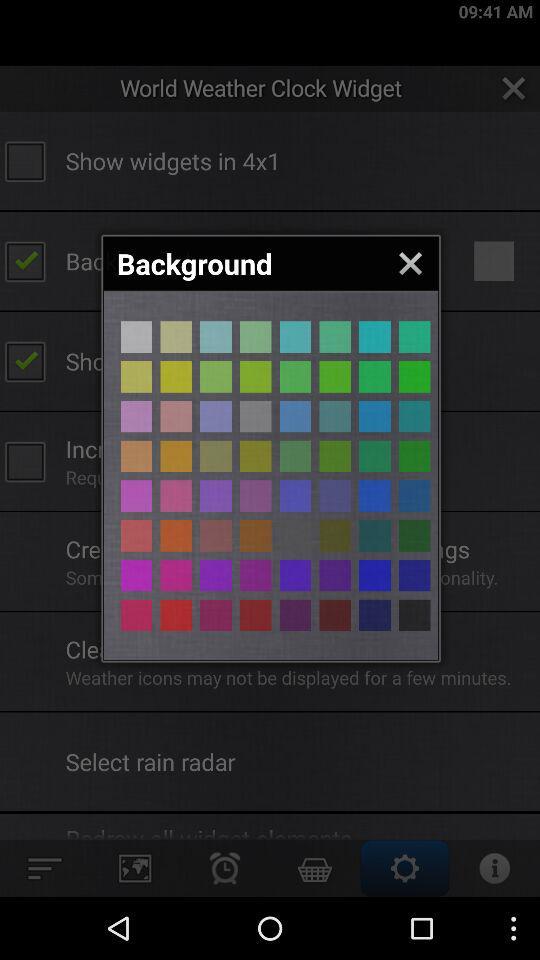 The height and width of the screenshot is (960, 540). I want to click on background colour selection, so click(335, 534).